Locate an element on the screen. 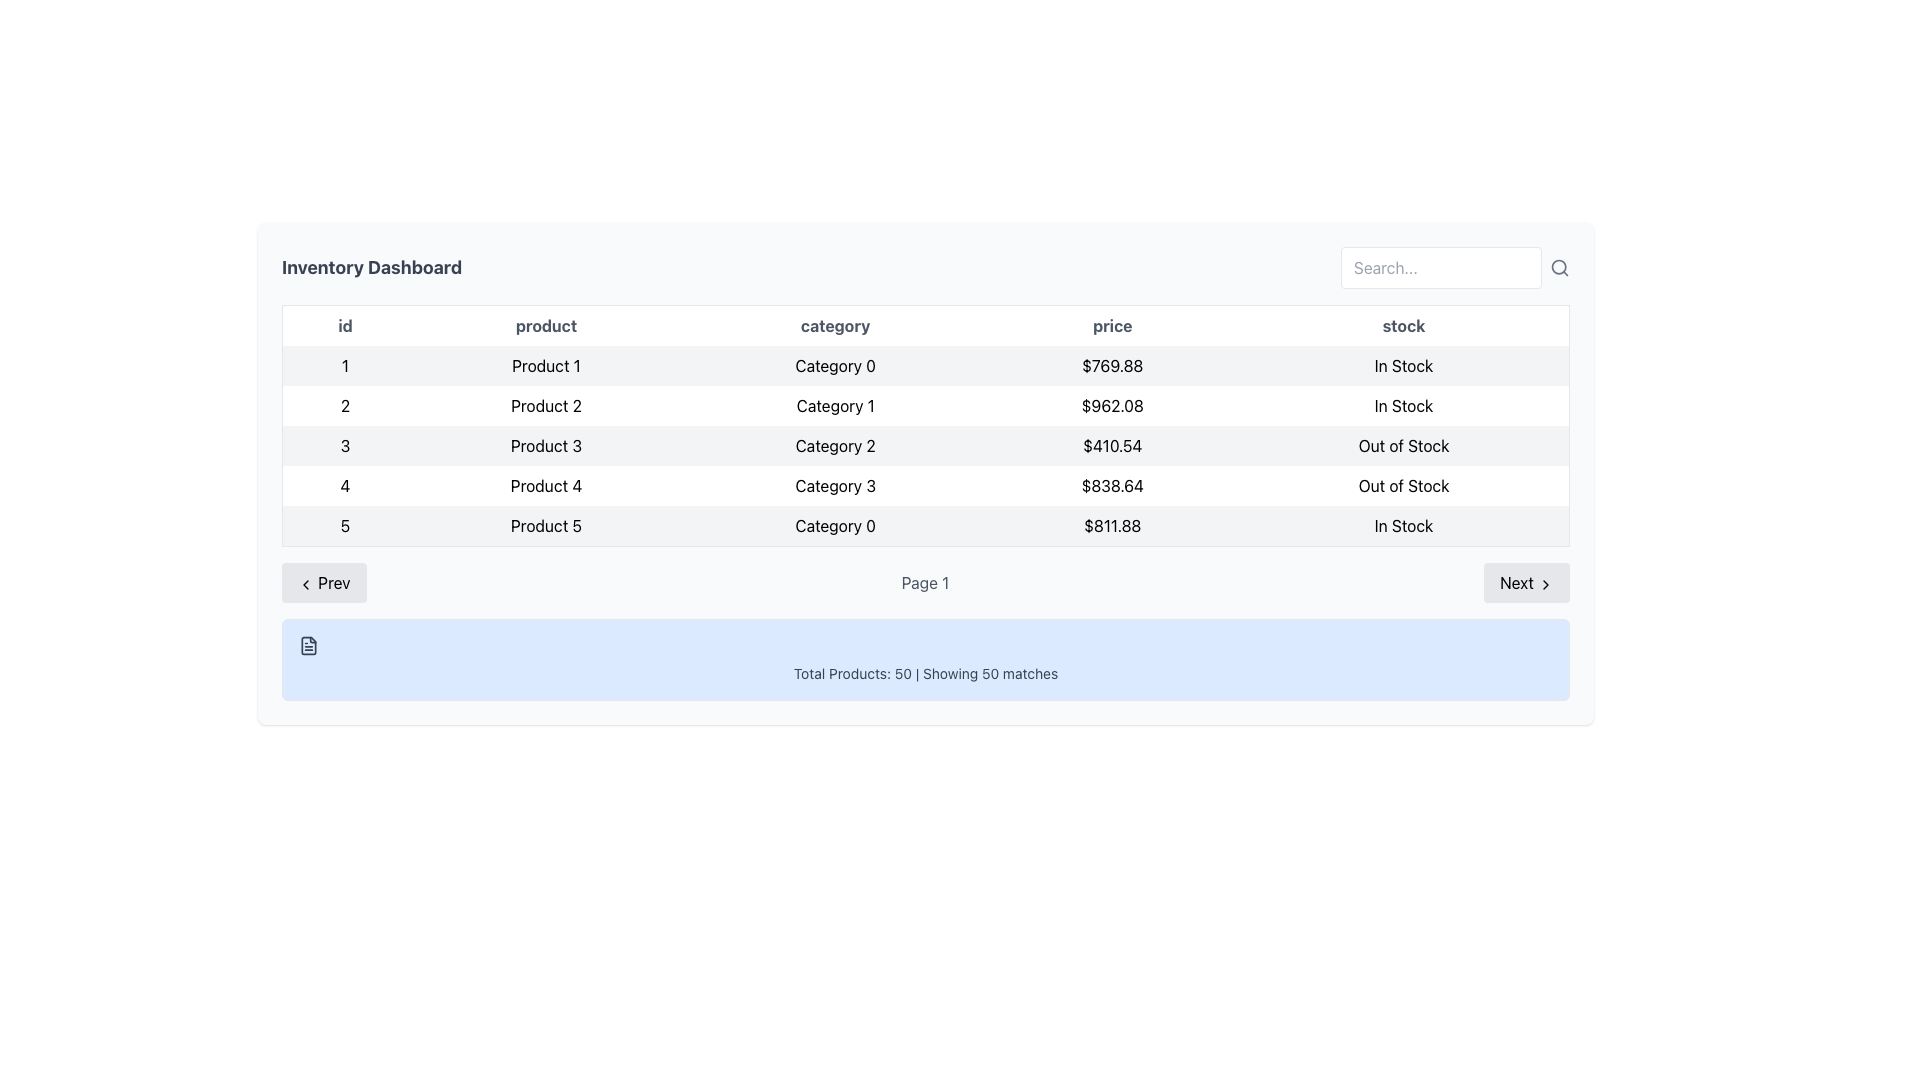 This screenshot has height=1080, width=1920. the circular SVG element that is part of the search icon, located on the left side of the glass handle line is located at coordinates (1558, 266).